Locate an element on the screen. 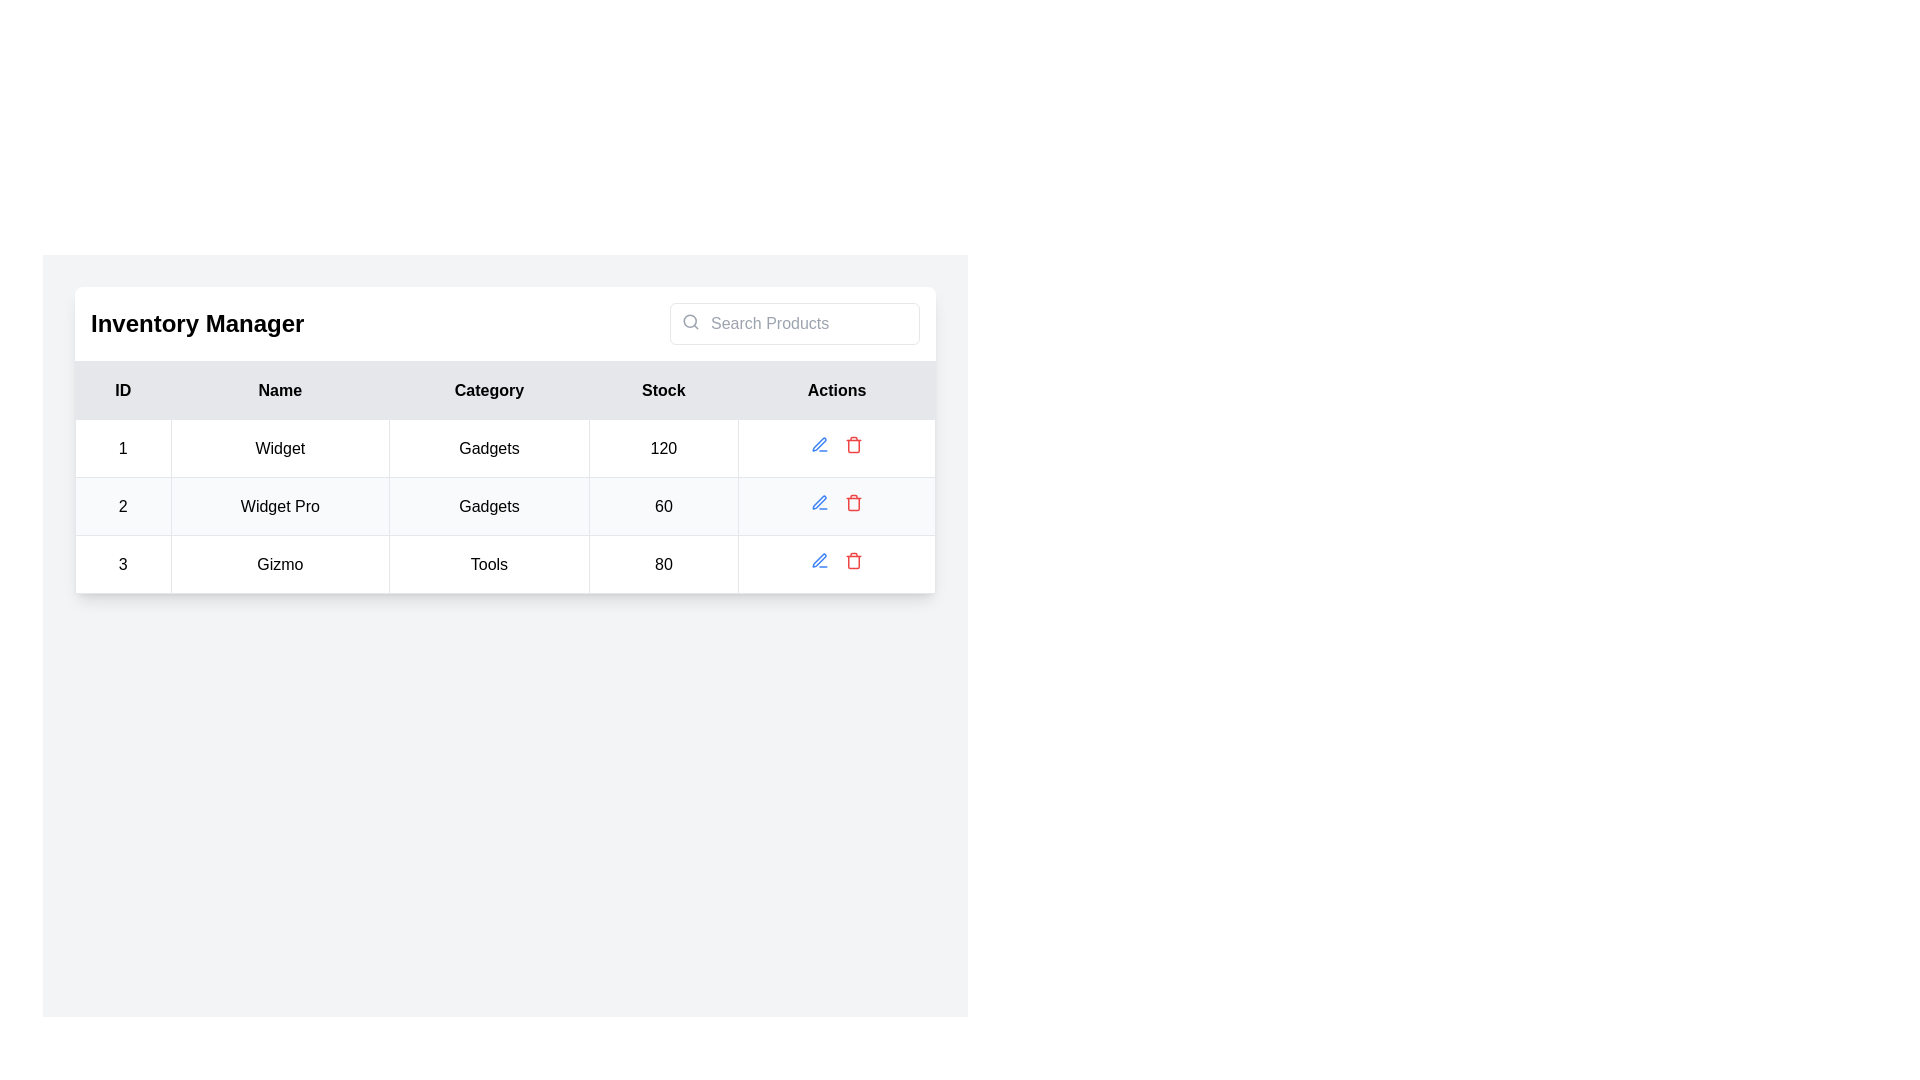 The width and height of the screenshot is (1920, 1080). the 'Actions' text header element, which is styled with a bold black font on a gray background and is the fifth column header in the table header section, positioned to the far right is located at coordinates (836, 390).